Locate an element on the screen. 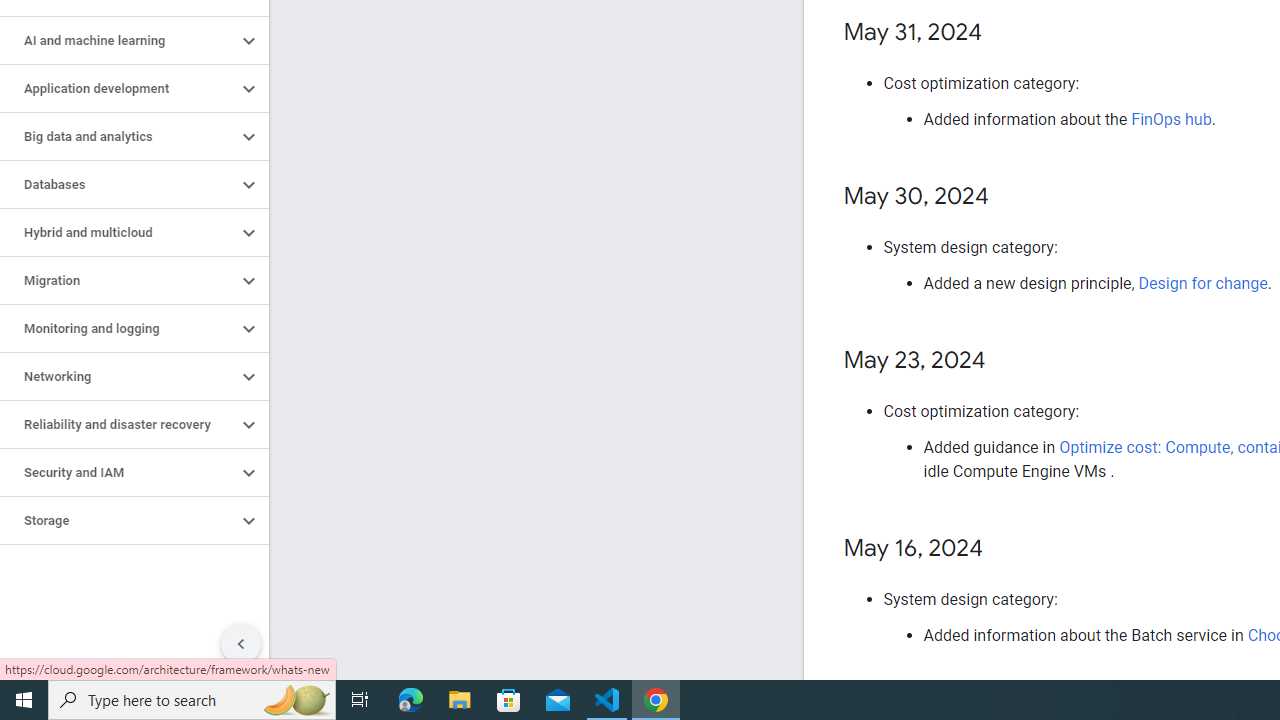  'Monitoring and logging' is located at coordinates (117, 328).